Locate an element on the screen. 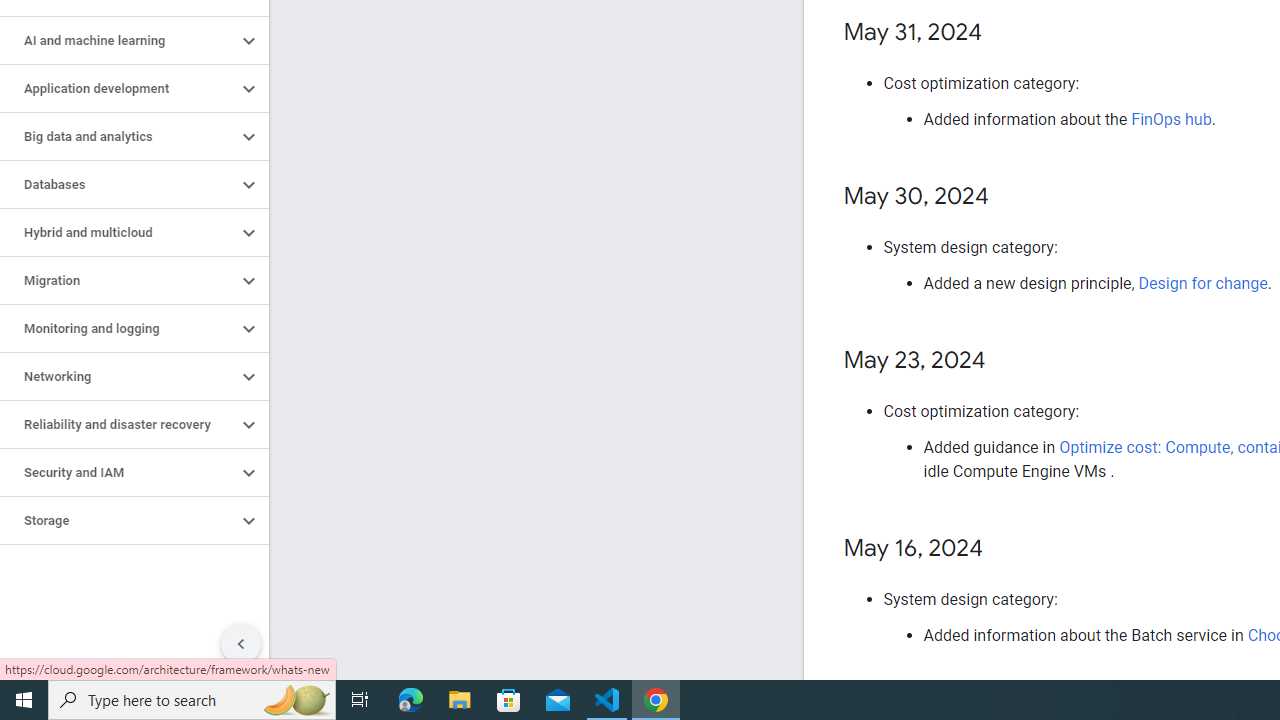  'Monitoring and logging' is located at coordinates (117, 328).